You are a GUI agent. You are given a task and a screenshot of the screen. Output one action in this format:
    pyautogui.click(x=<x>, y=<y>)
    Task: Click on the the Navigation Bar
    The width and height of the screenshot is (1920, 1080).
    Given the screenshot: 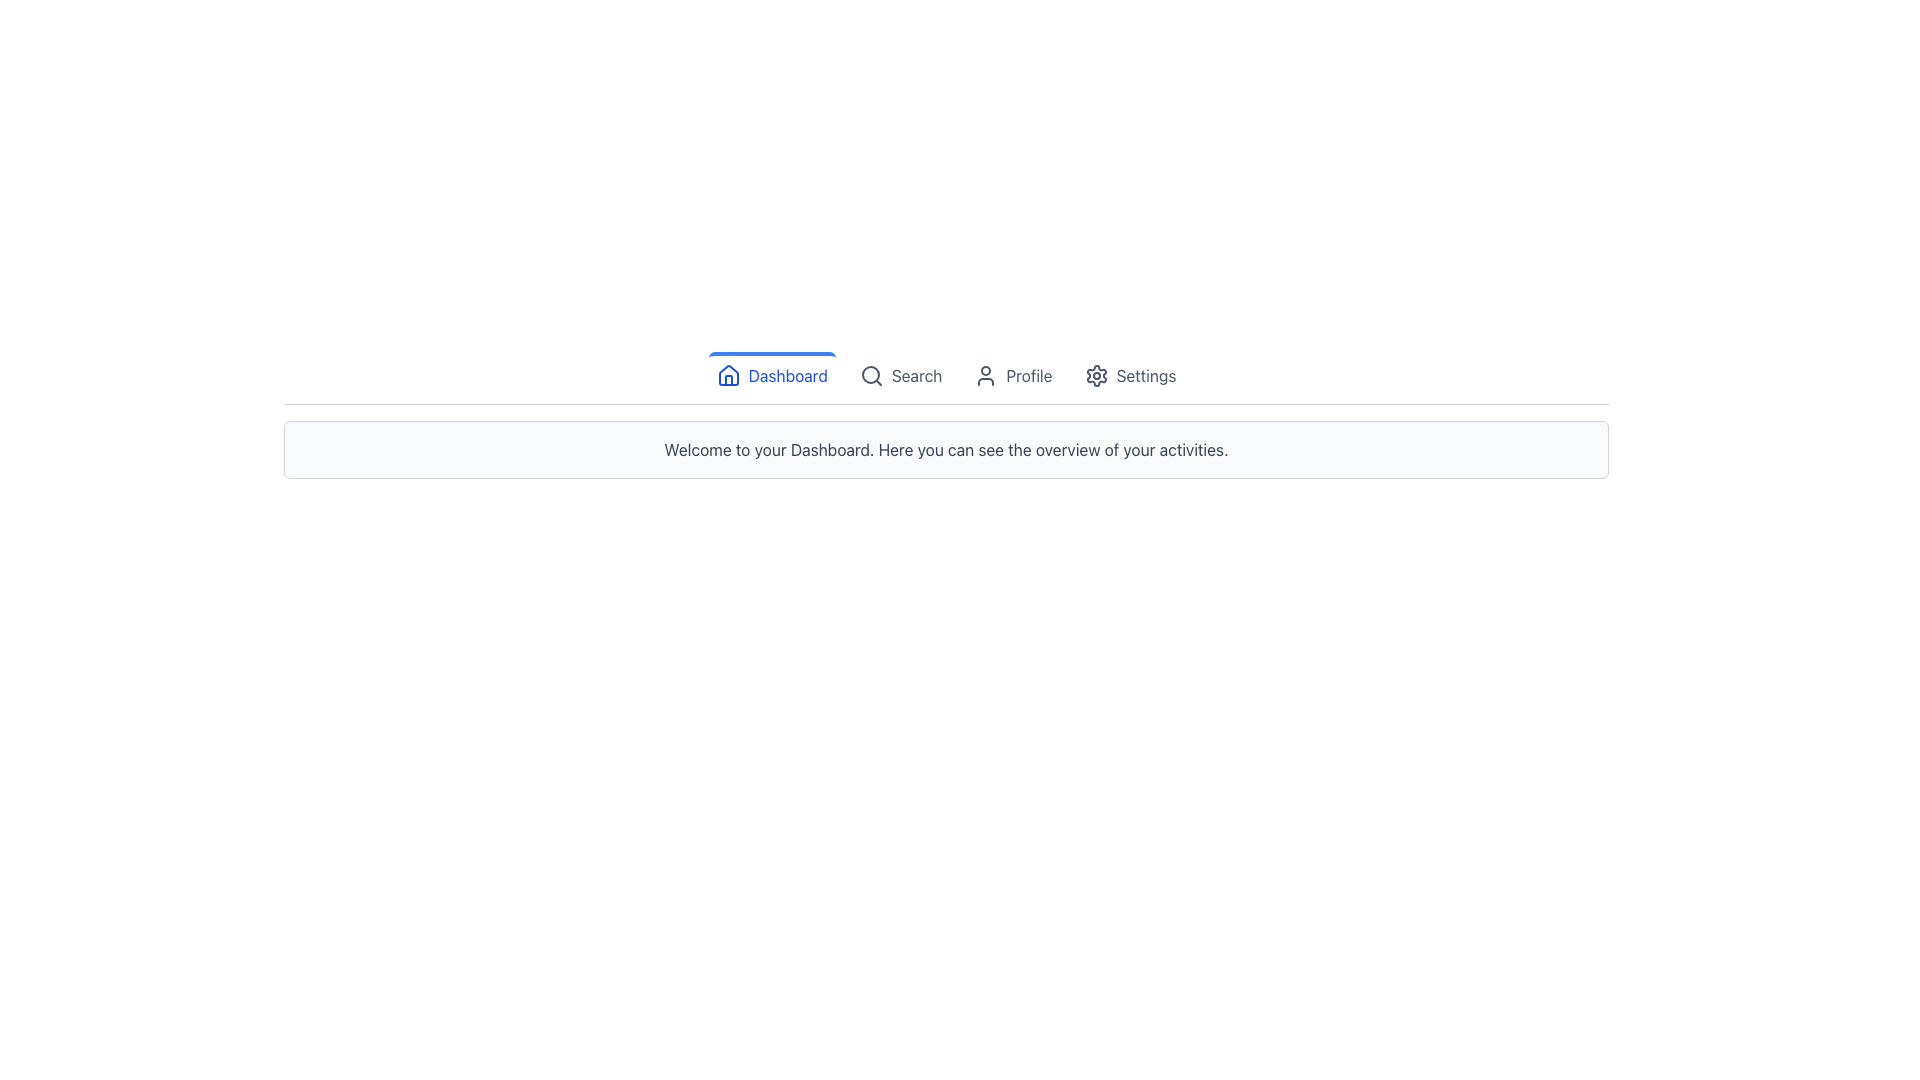 What is the action you would take?
    pyautogui.click(x=945, y=378)
    